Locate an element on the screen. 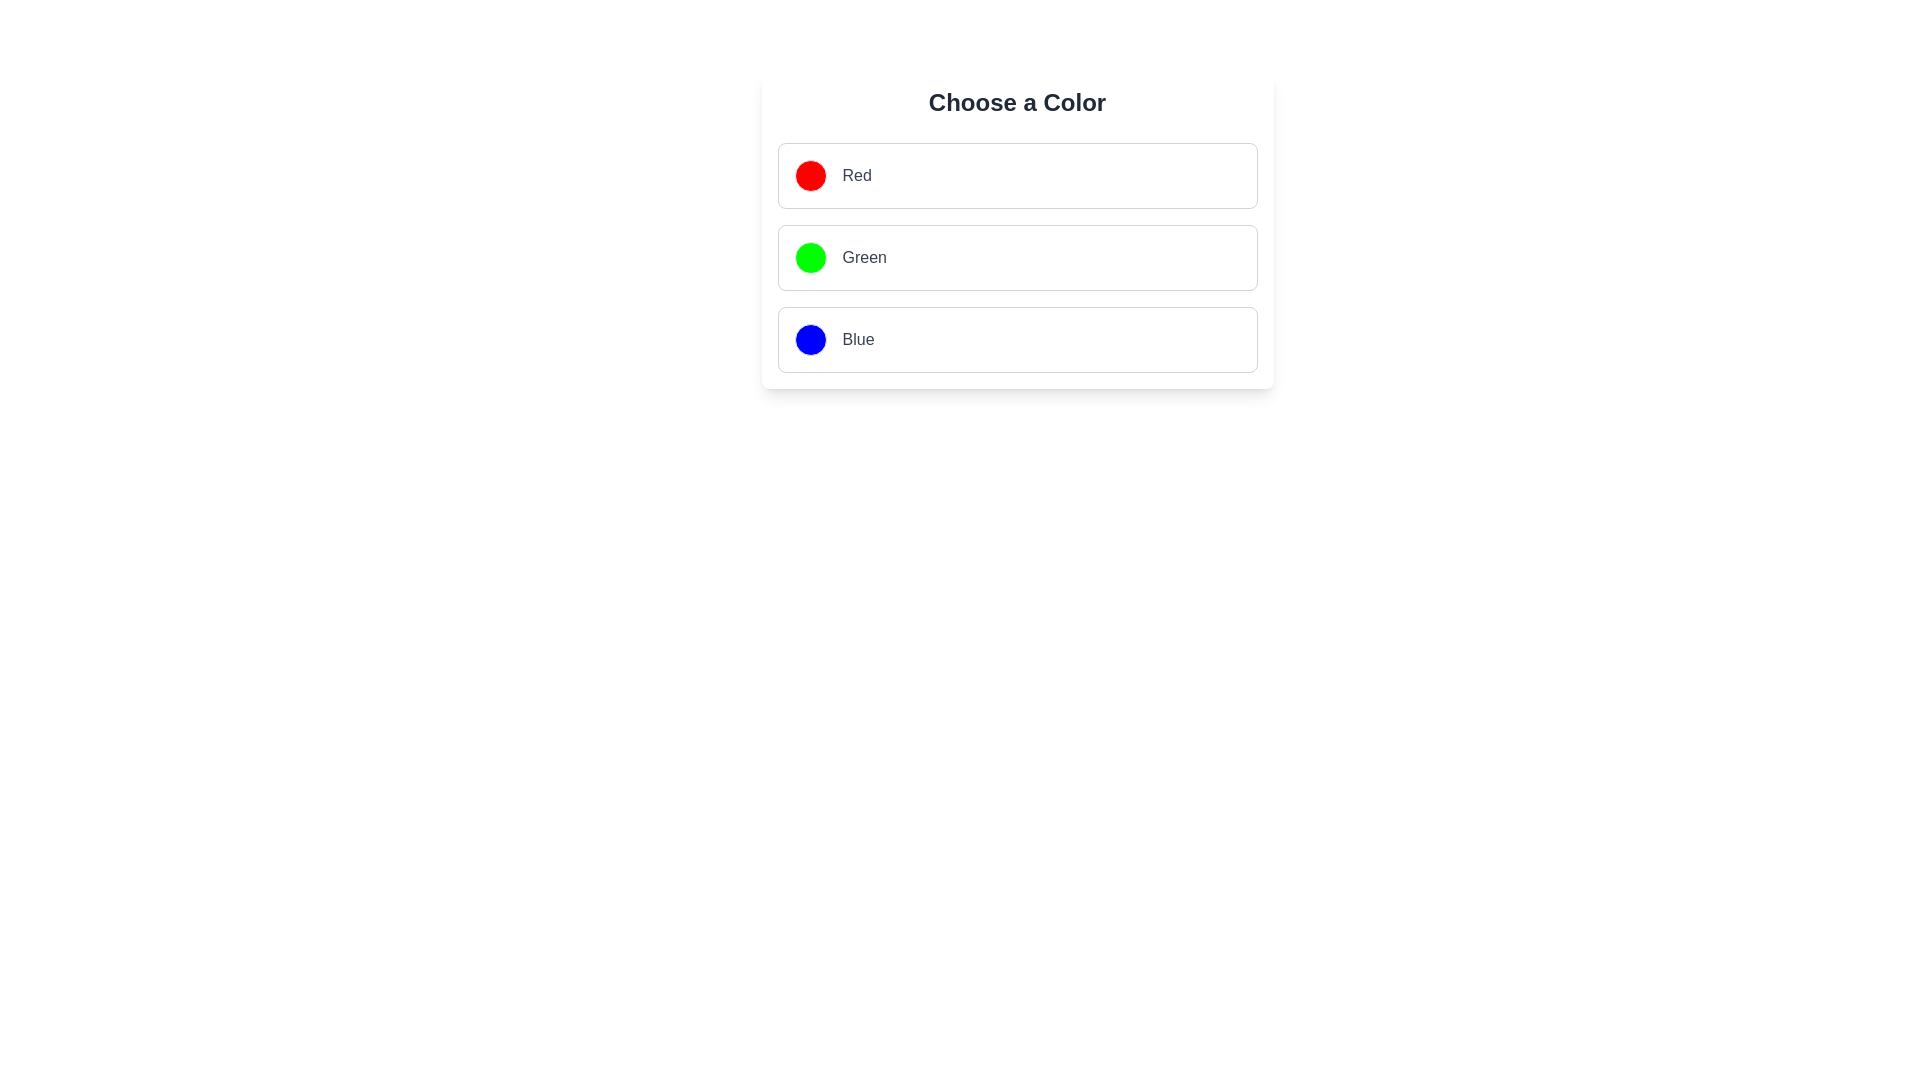 The width and height of the screenshot is (1920, 1080). the circular radio button styled with a green background and white border is located at coordinates (810, 257).